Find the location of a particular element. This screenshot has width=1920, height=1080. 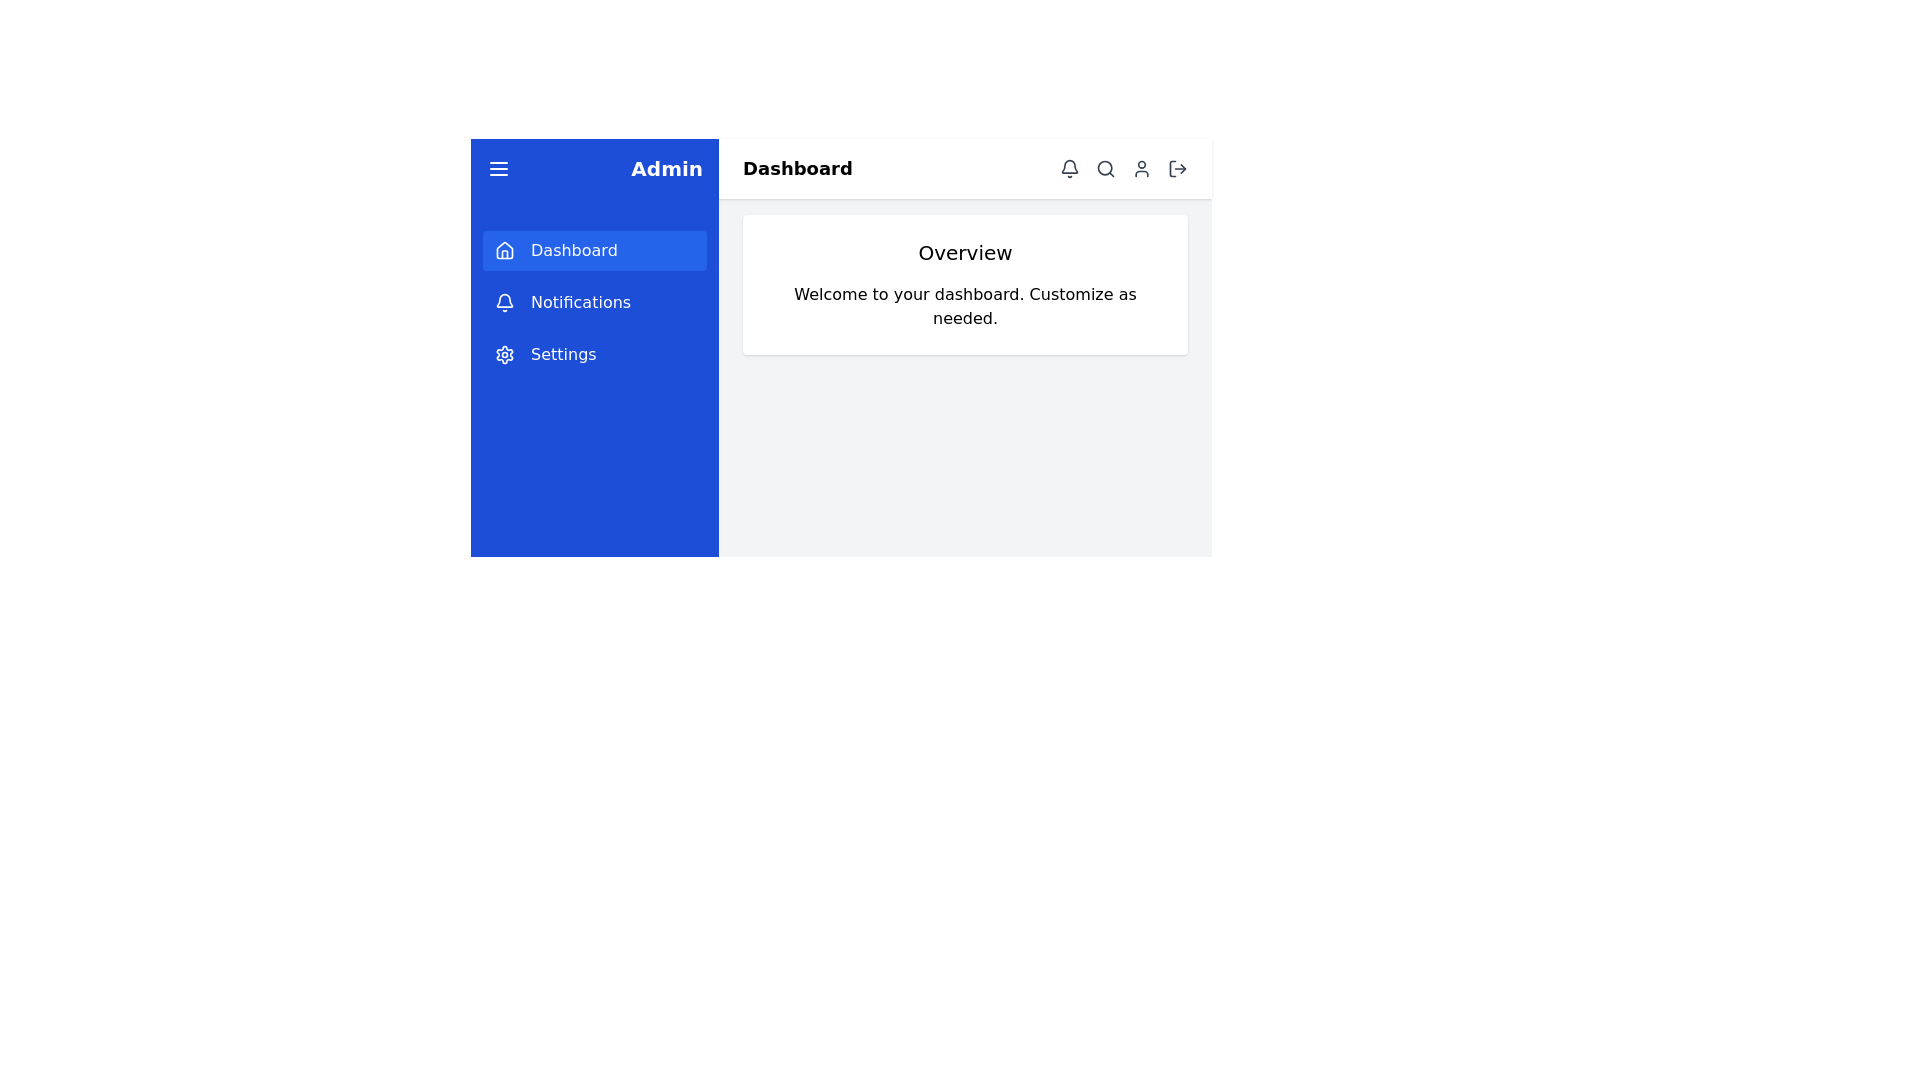

the notification bell icon located in the top-right corner of the interface is located at coordinates (1069, 168).